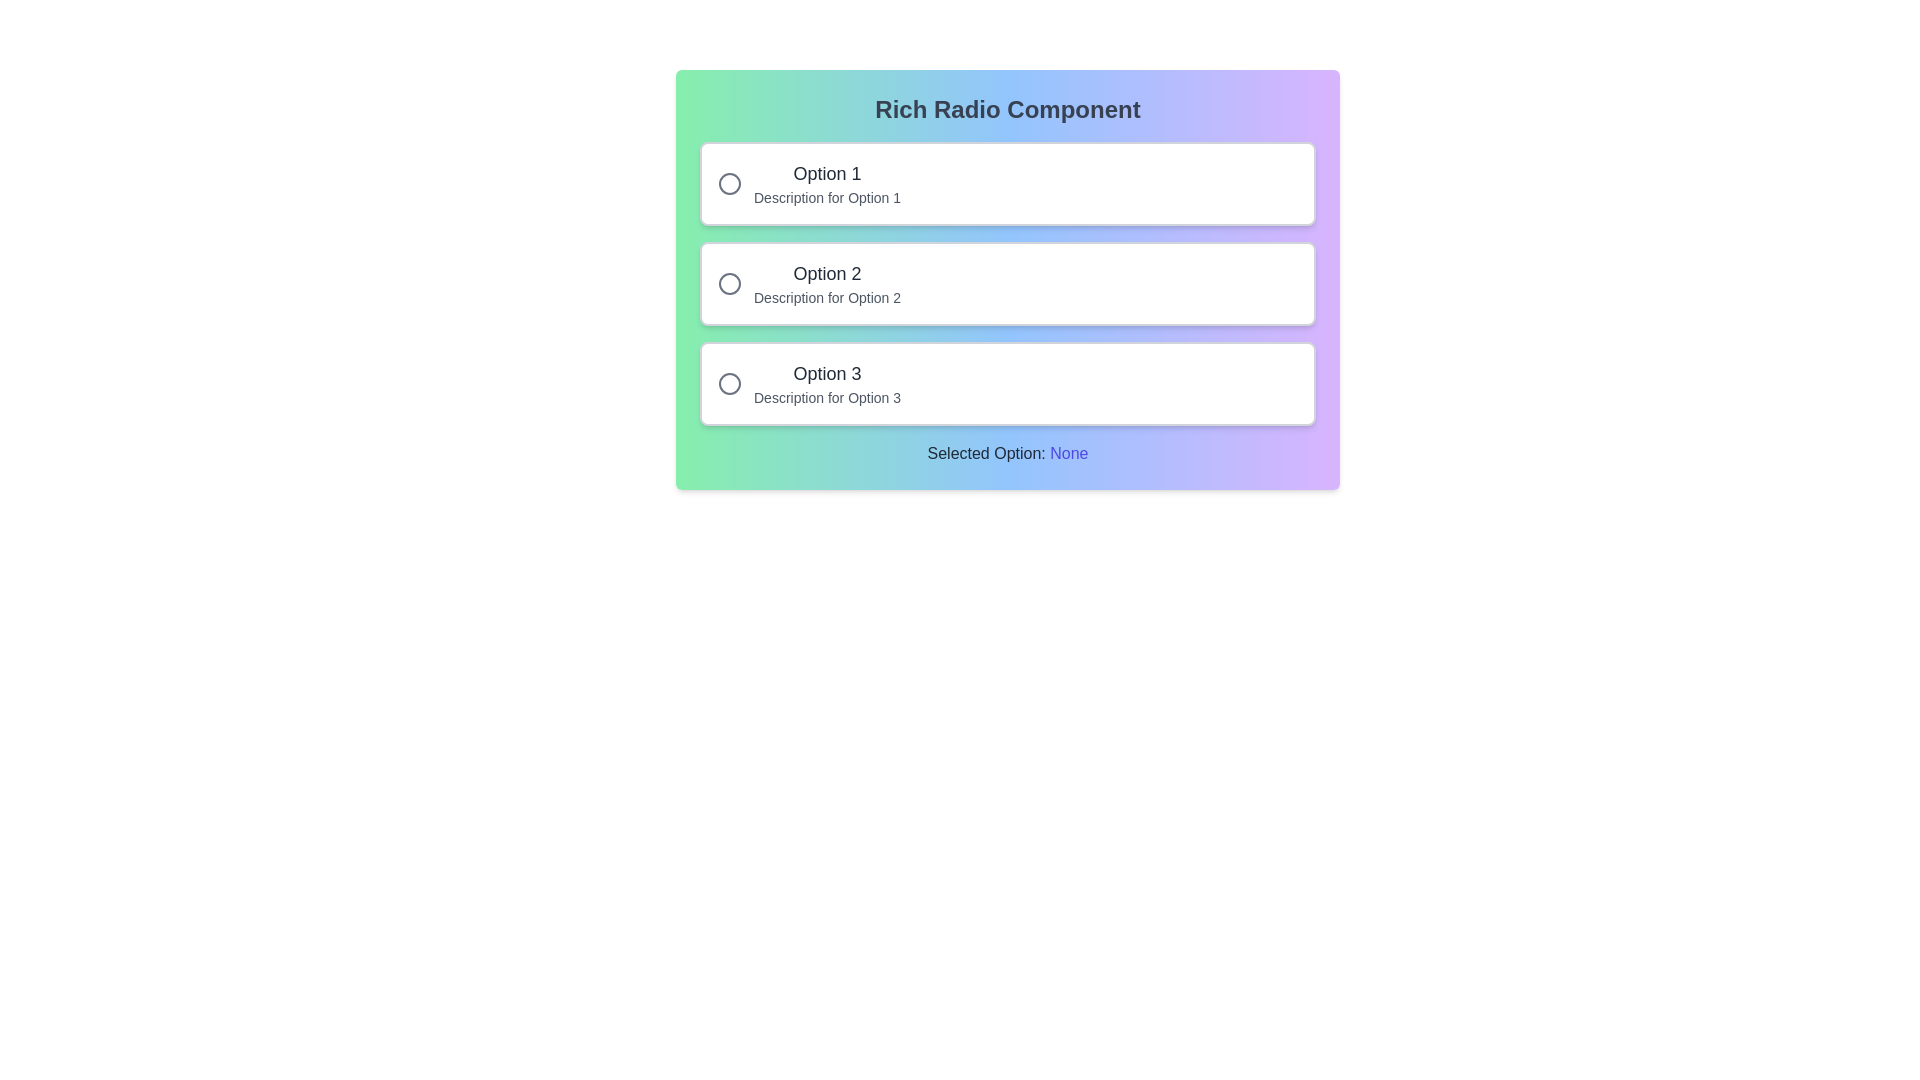  What do you see at coordinates (728, 184) in the screenshot?
I see `the radio button for 'Option 1'` at bounding box center [728, 184].